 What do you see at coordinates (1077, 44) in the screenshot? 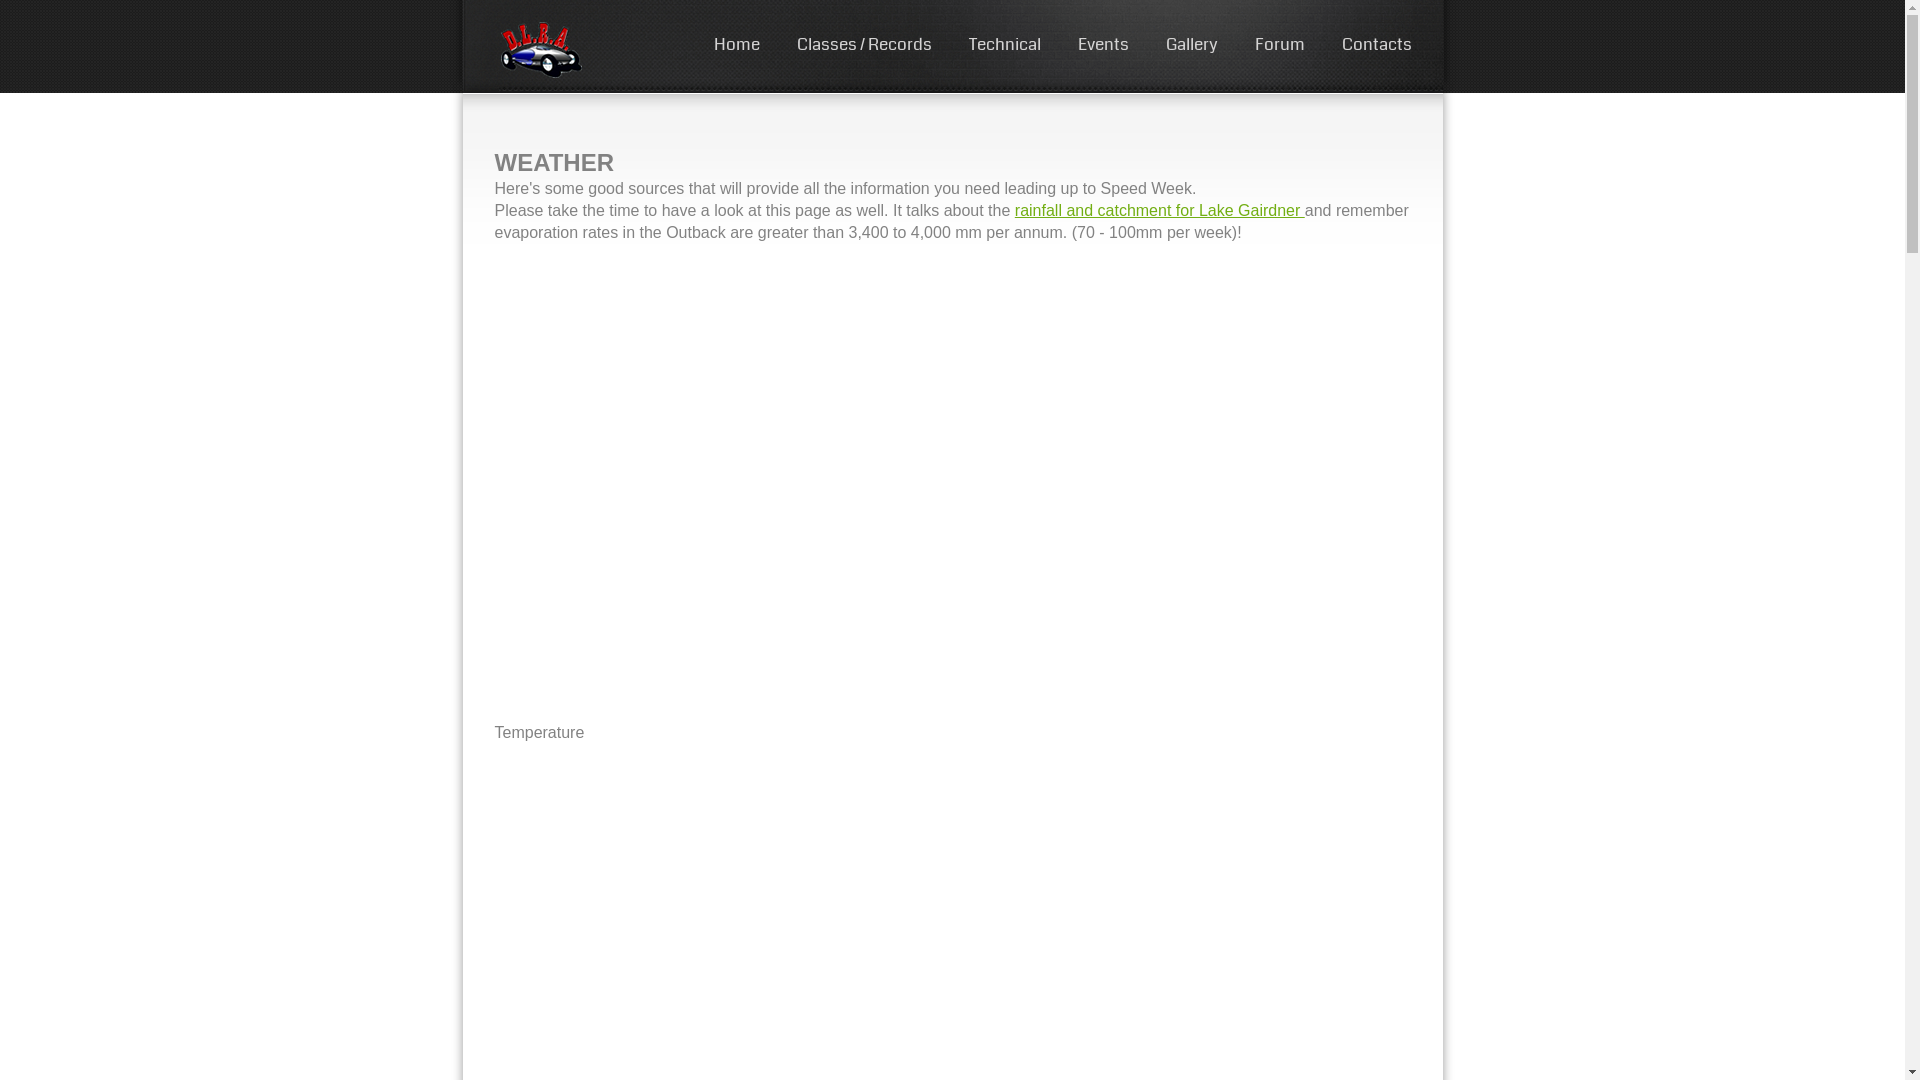
I see `'Events'` at bounding box center [1077, 44].